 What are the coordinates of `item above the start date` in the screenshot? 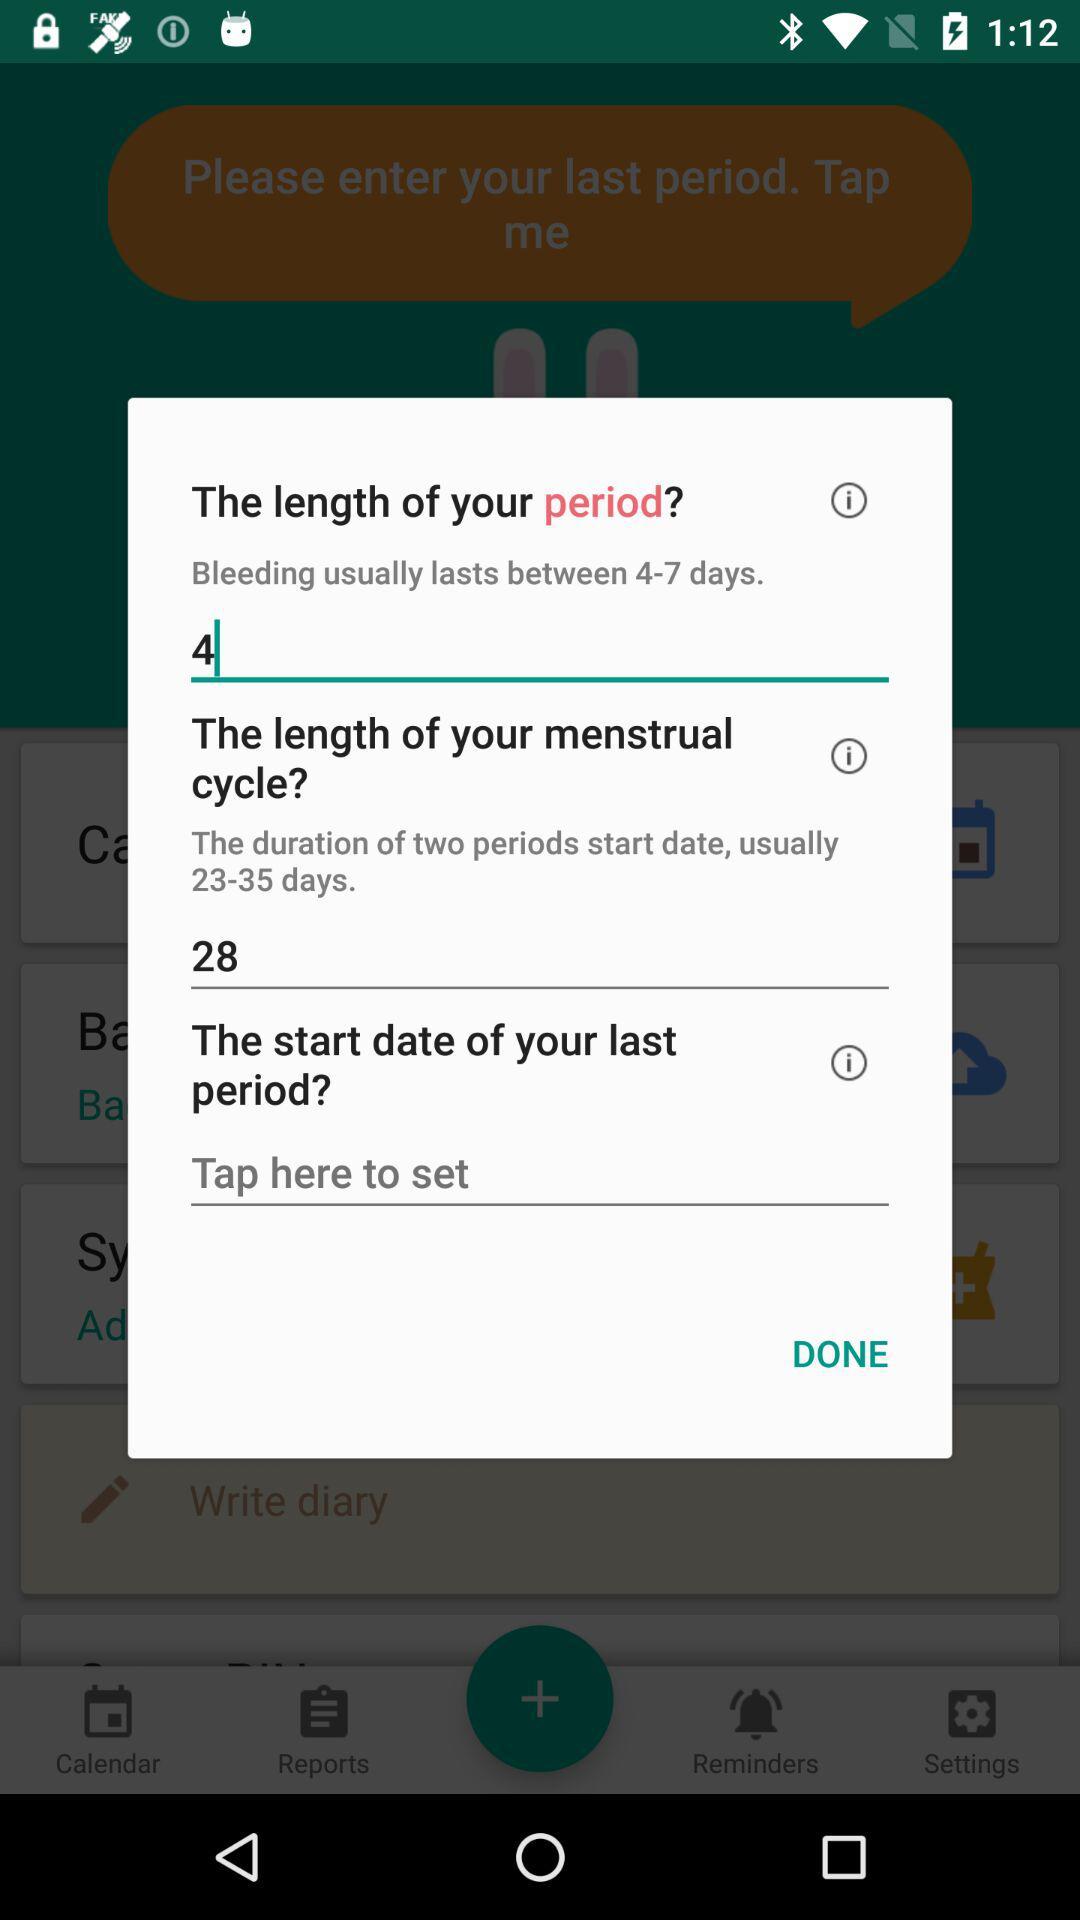 It's located at (540, 956).